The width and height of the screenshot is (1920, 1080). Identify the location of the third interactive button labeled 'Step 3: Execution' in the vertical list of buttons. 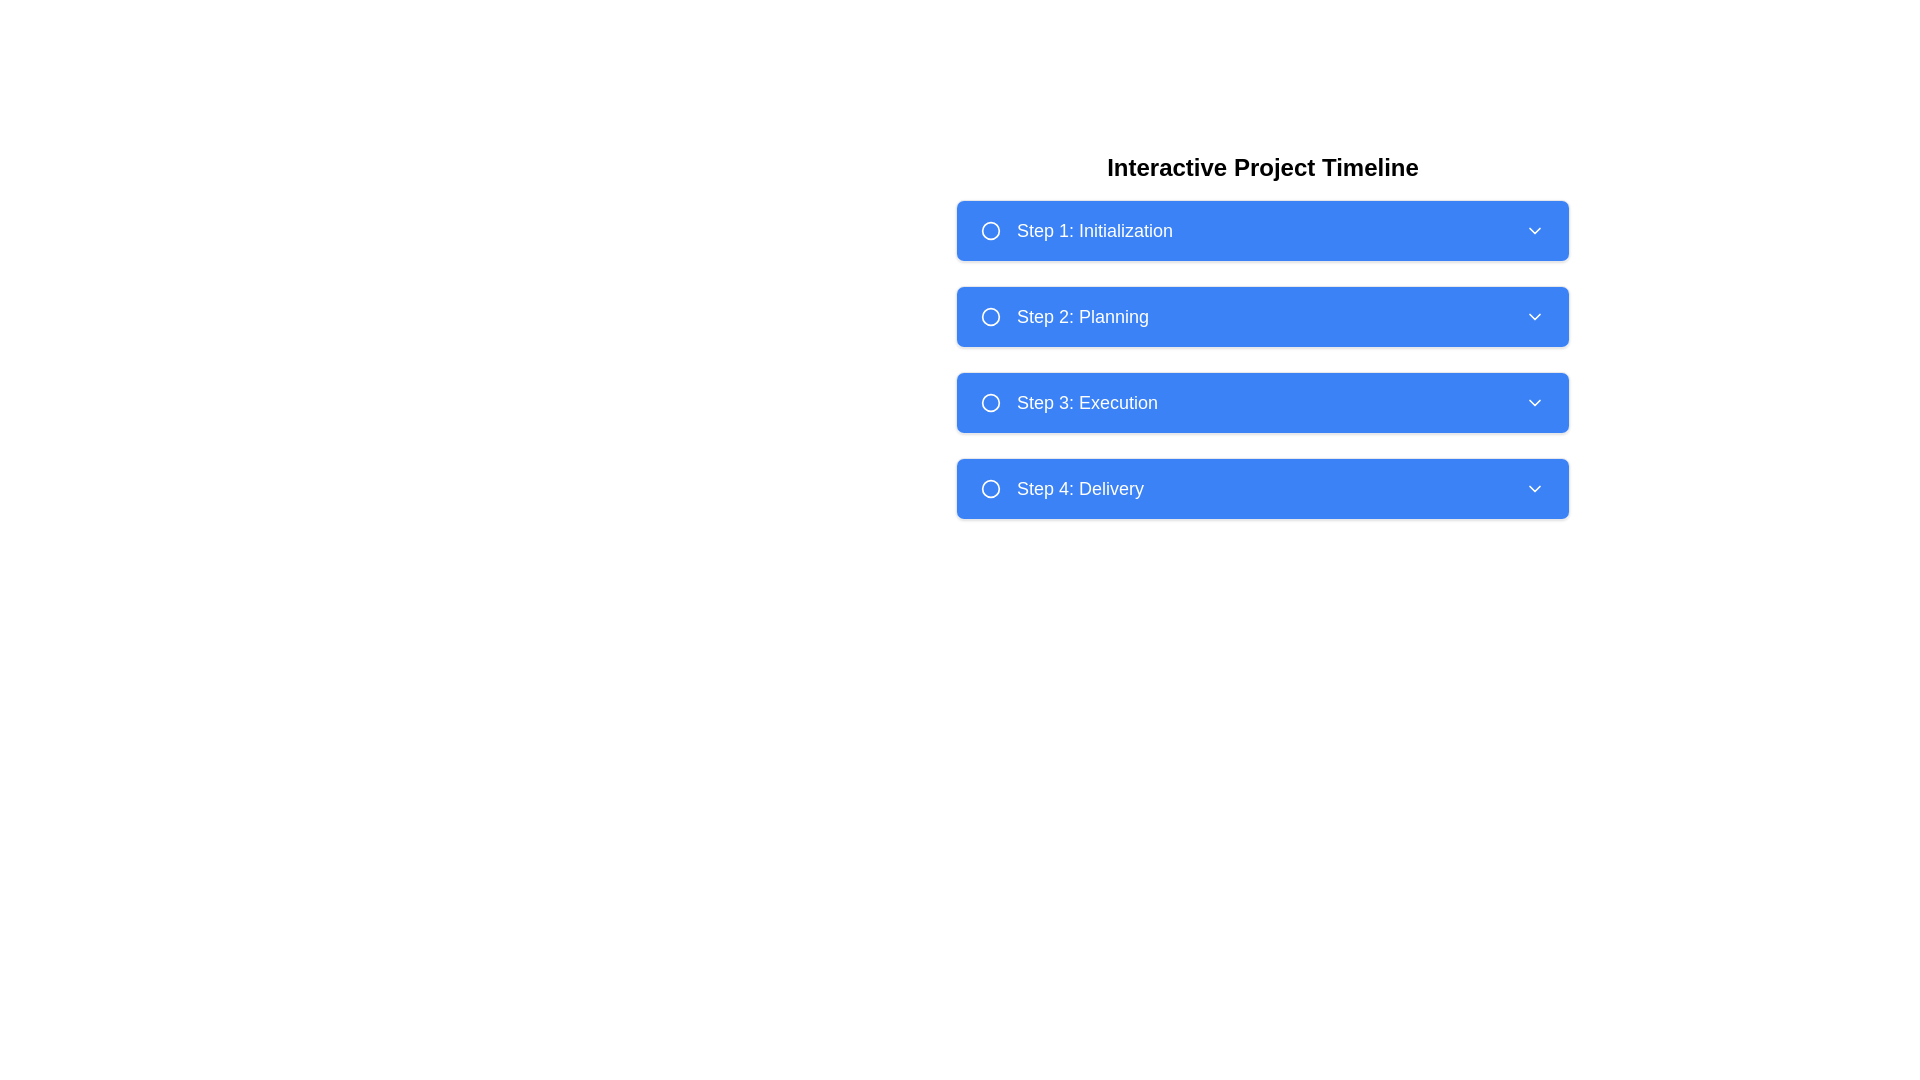
(1261, 402).